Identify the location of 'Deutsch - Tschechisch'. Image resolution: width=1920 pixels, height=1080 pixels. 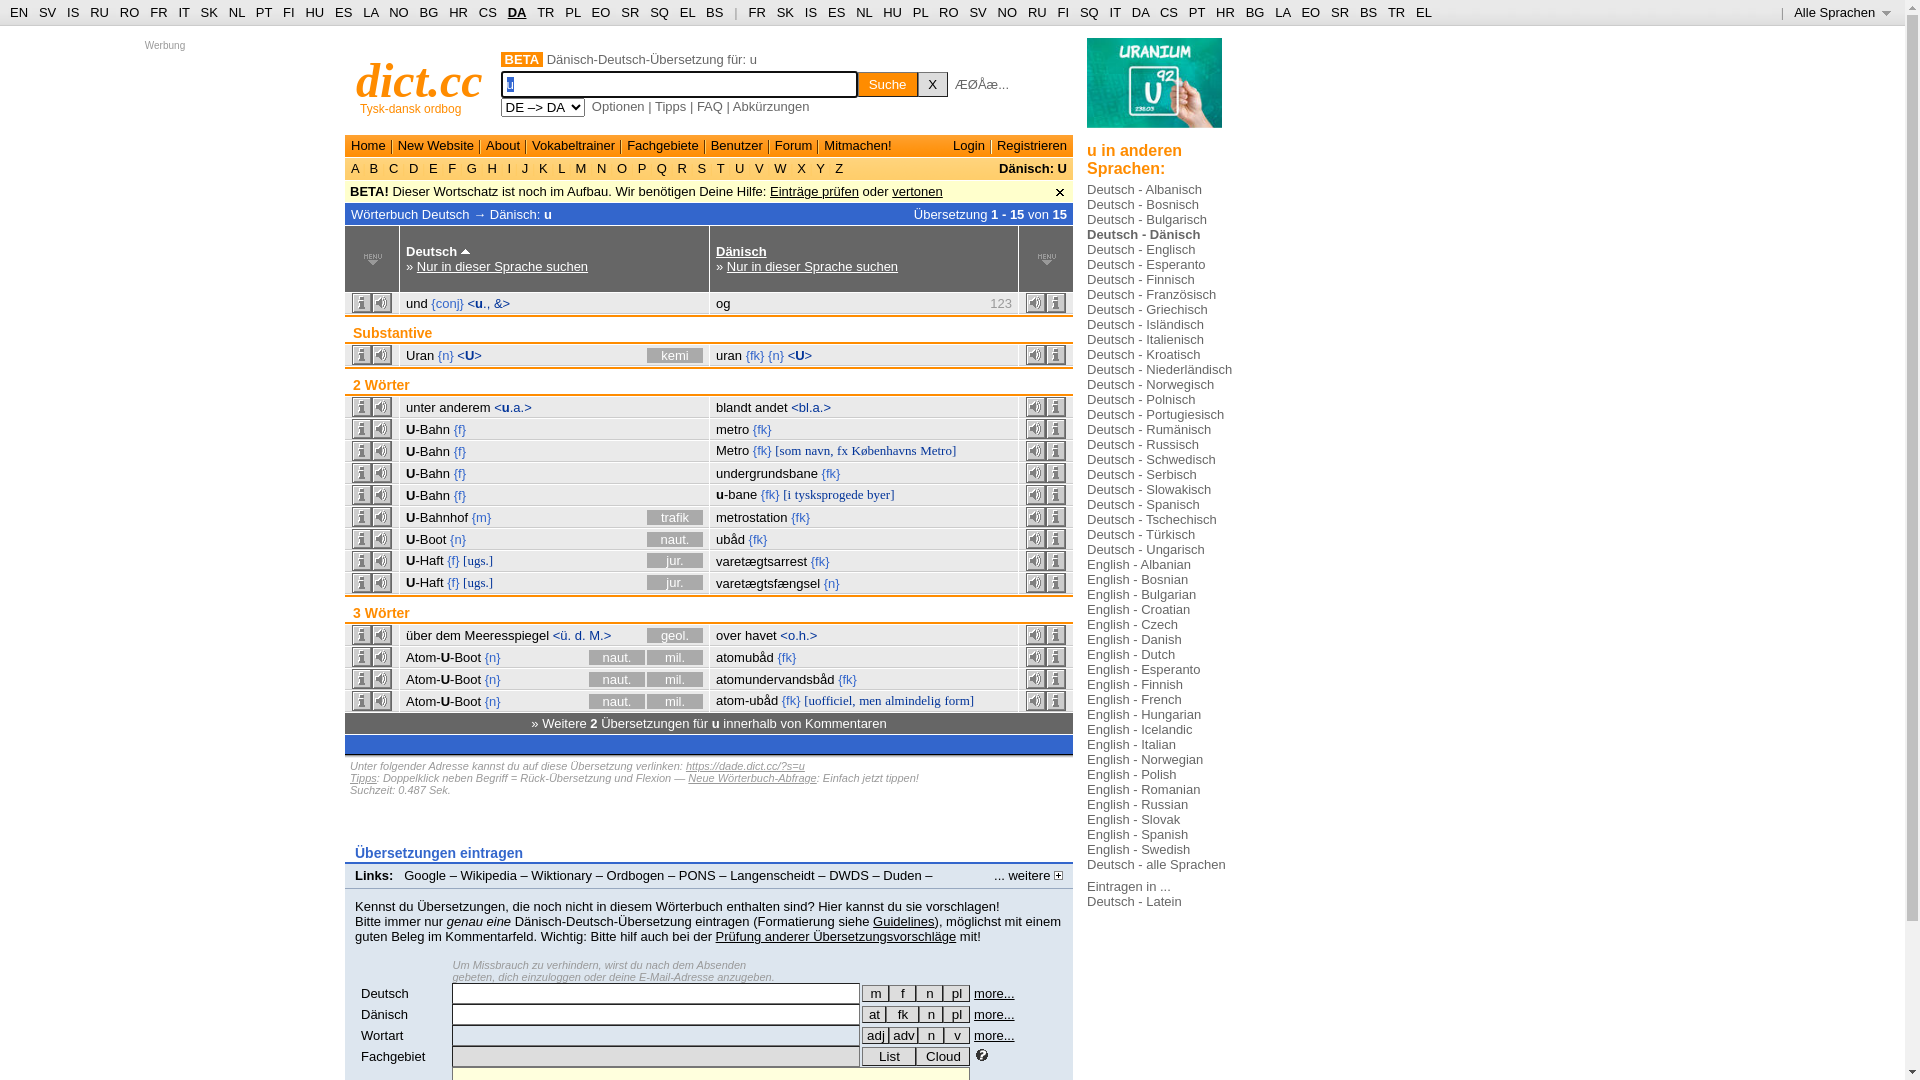
(1152, 518).